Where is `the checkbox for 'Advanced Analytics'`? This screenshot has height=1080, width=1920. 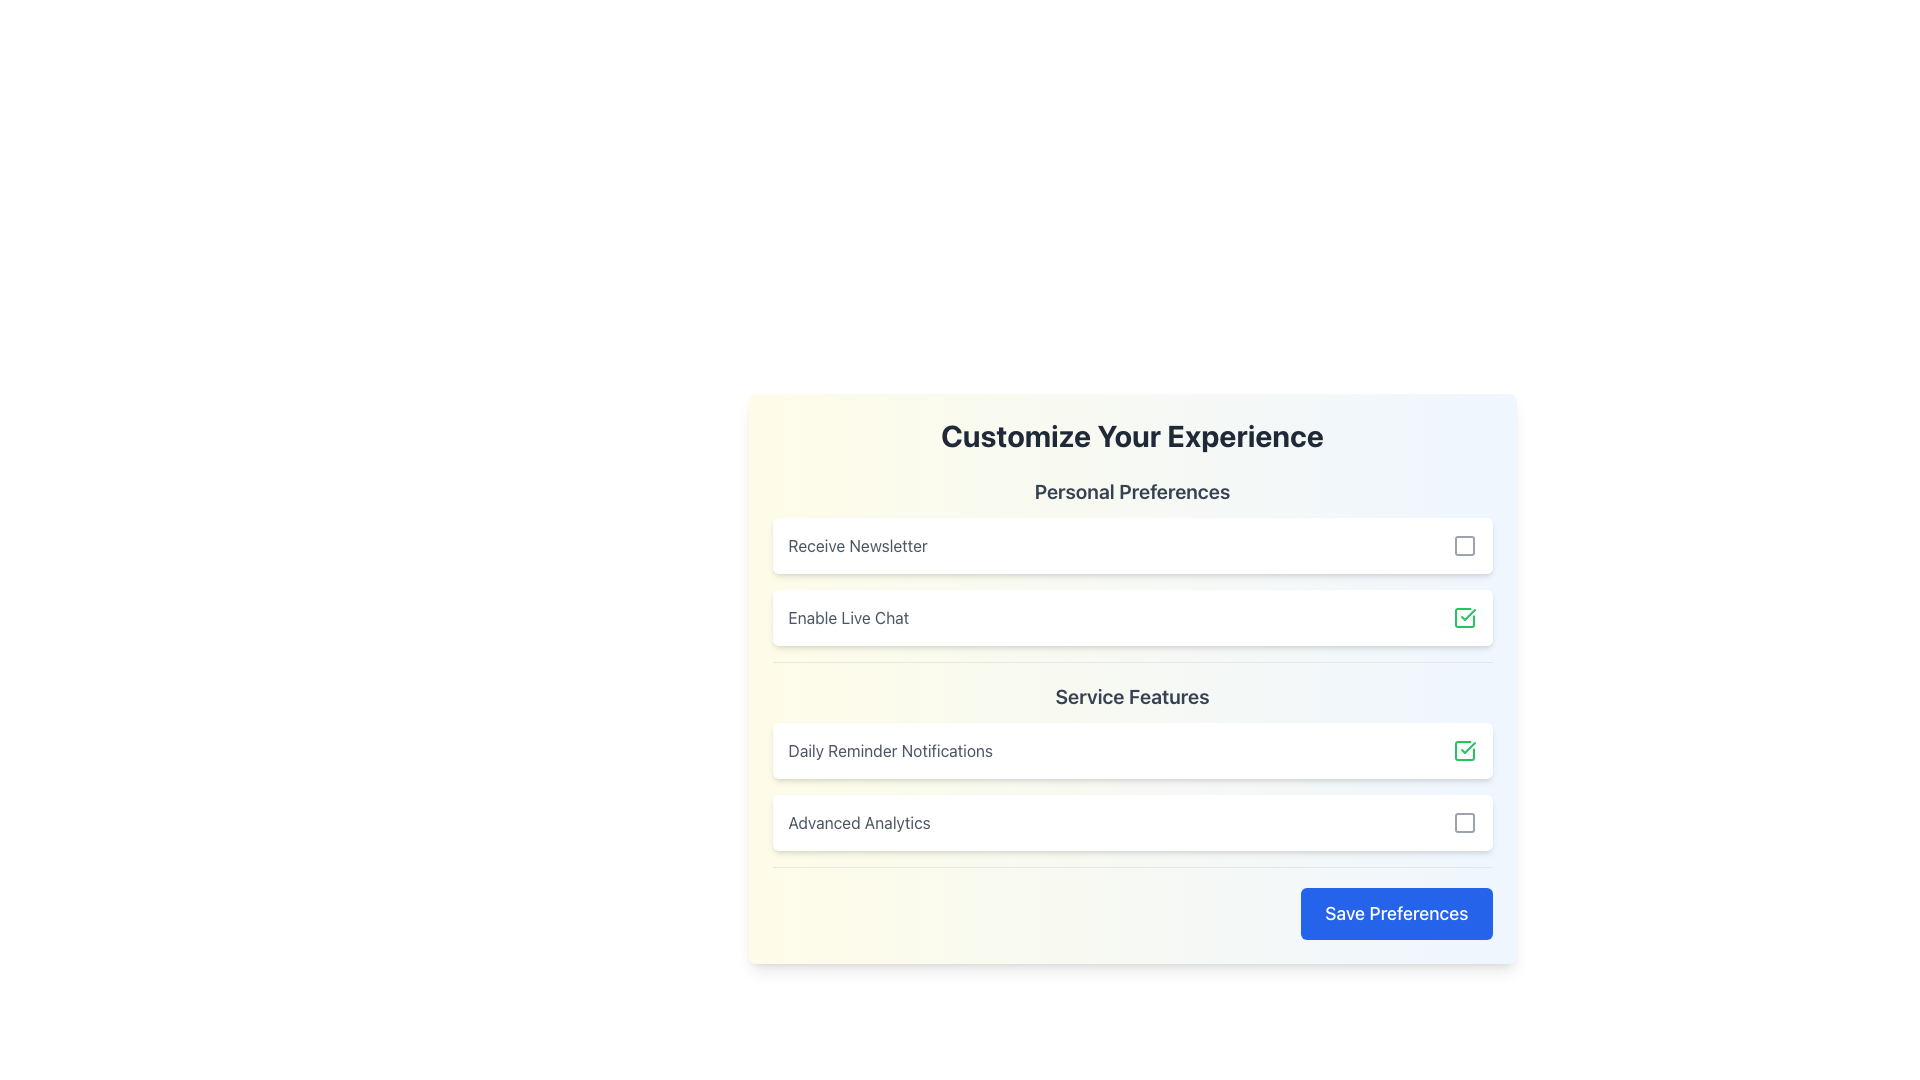 the checkbox for 'Advanced Analytics' is located at coordinates (1132, 822).